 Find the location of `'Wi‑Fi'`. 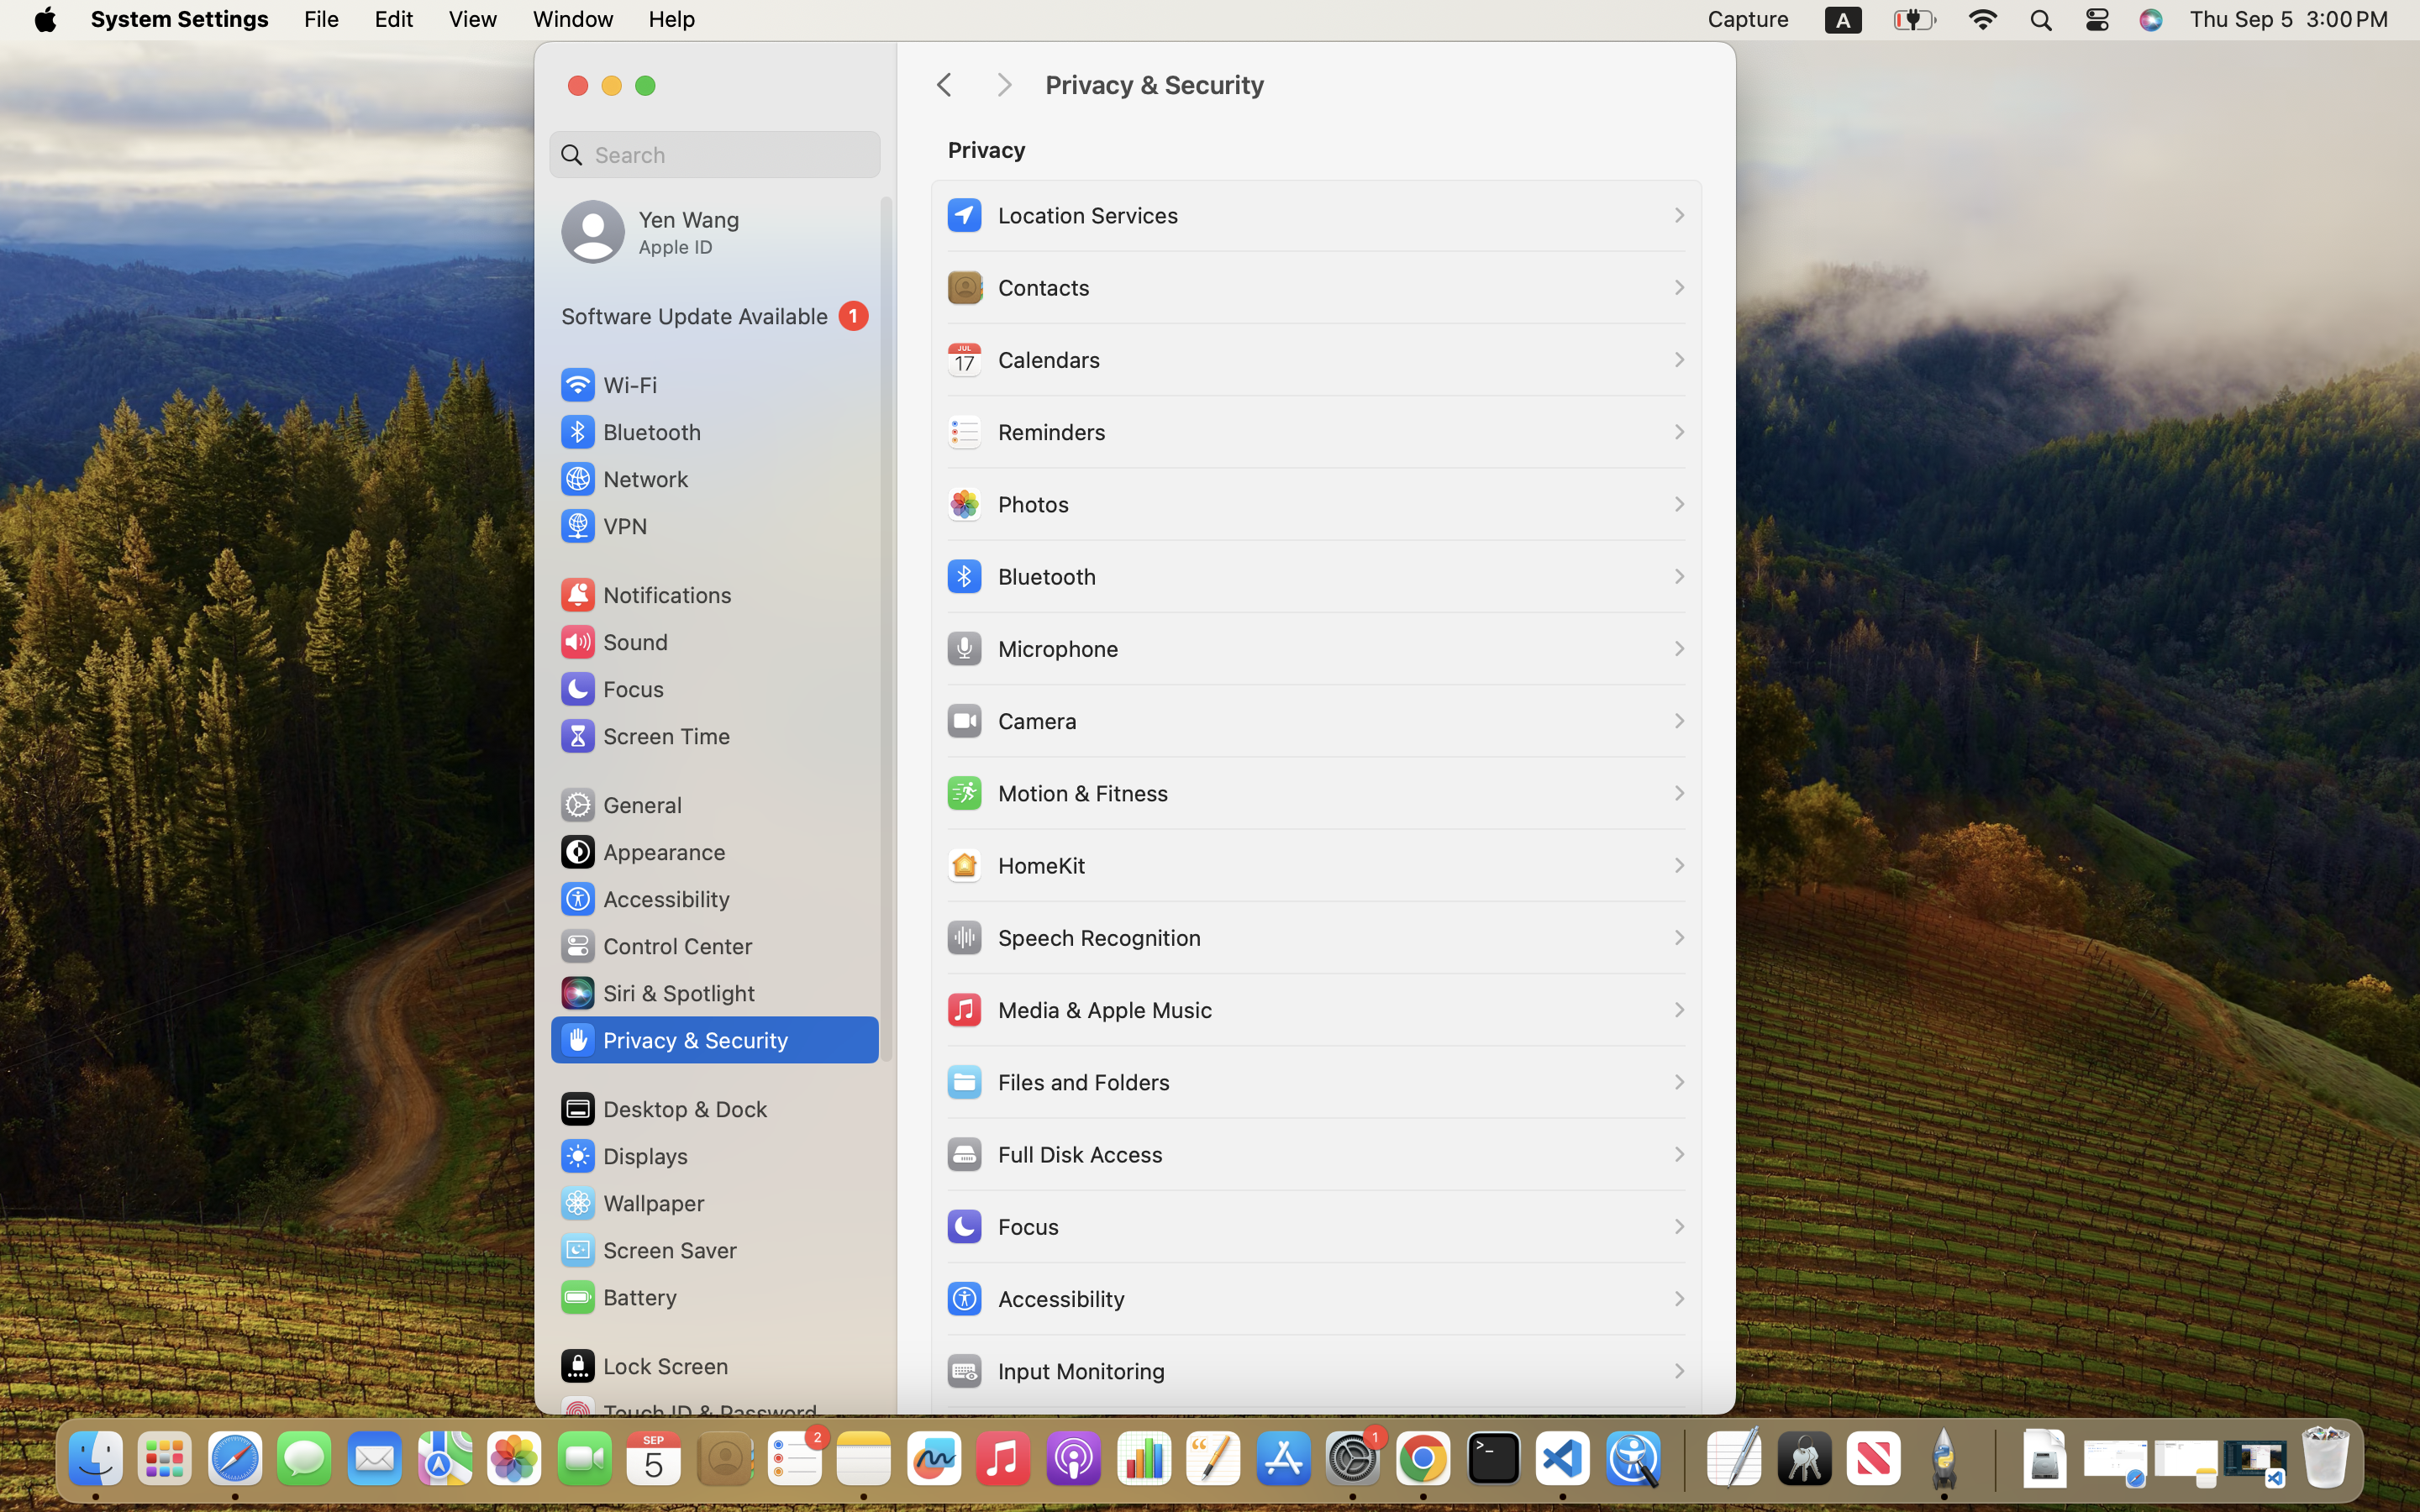

'Wi‑Fi' is located at coordinates (607, 383).